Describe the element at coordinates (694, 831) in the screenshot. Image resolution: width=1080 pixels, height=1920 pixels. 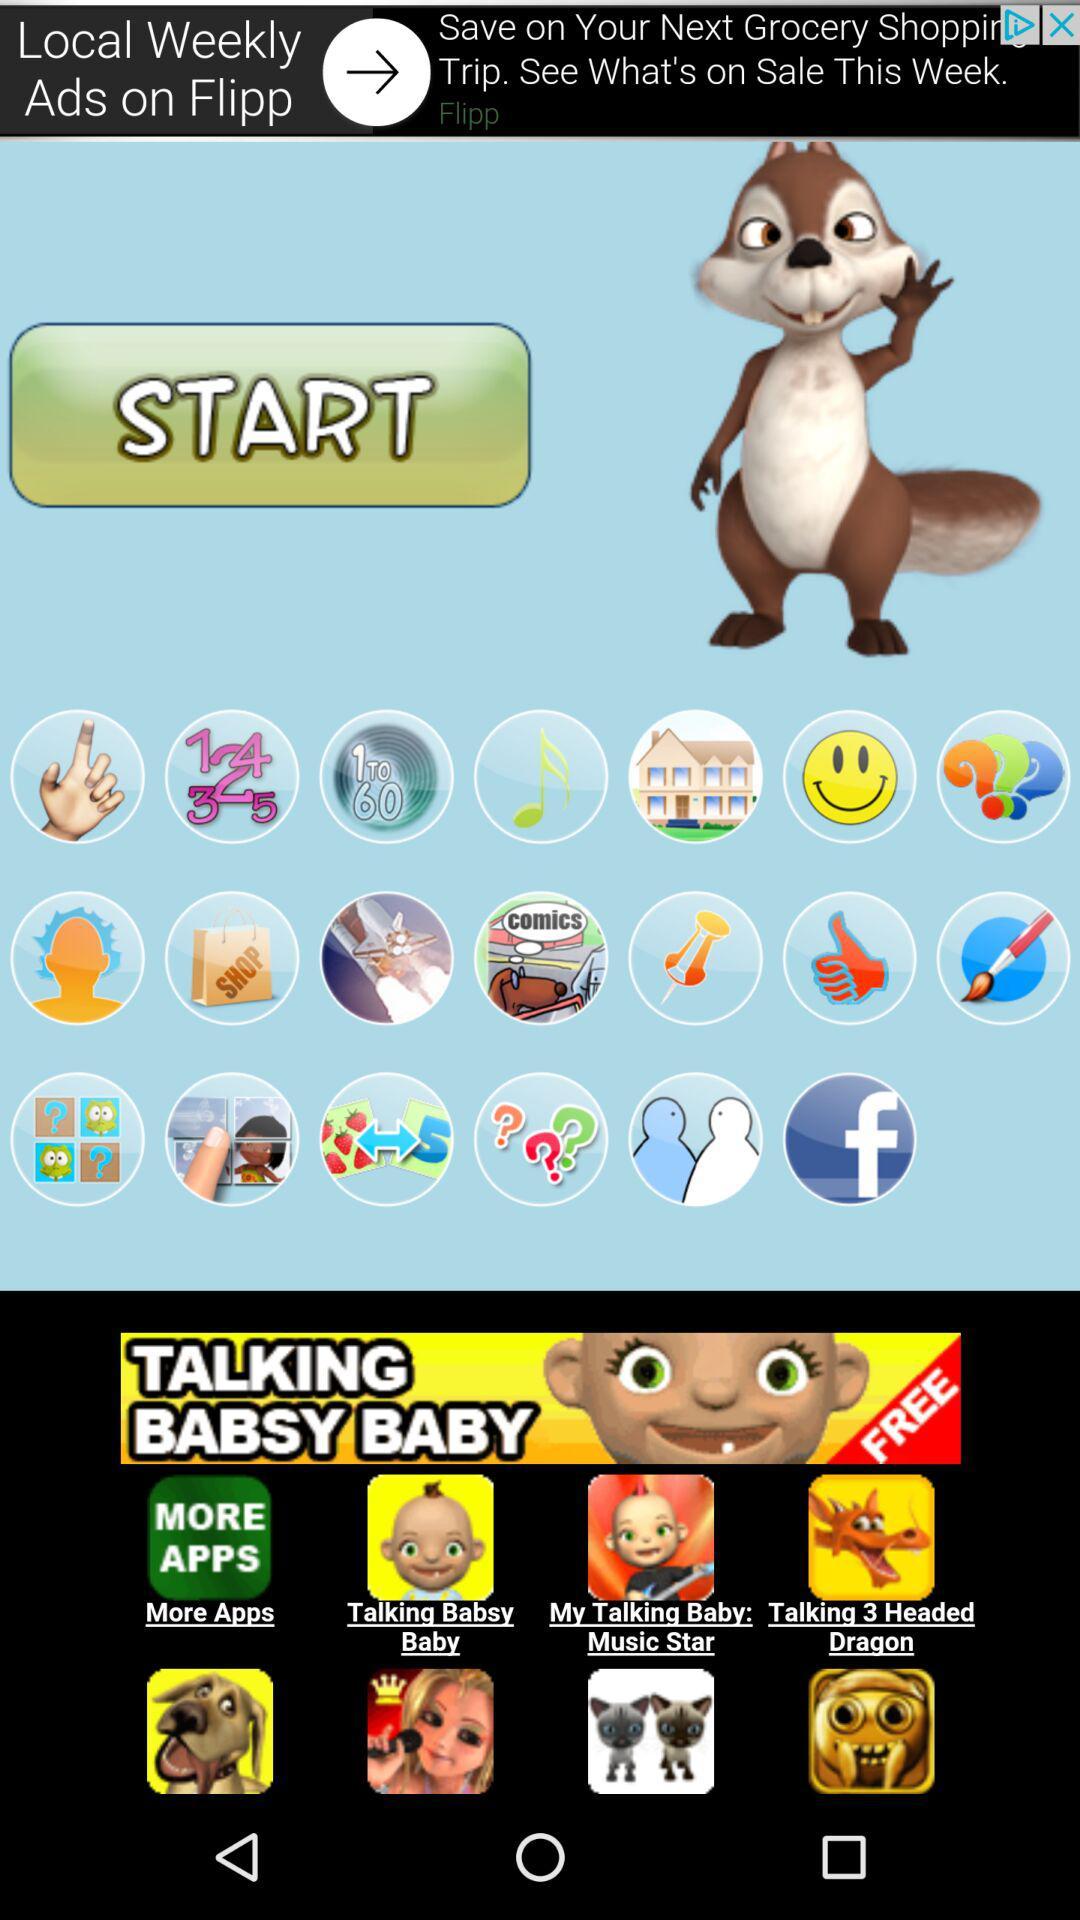
I see `the home icon` at that location.